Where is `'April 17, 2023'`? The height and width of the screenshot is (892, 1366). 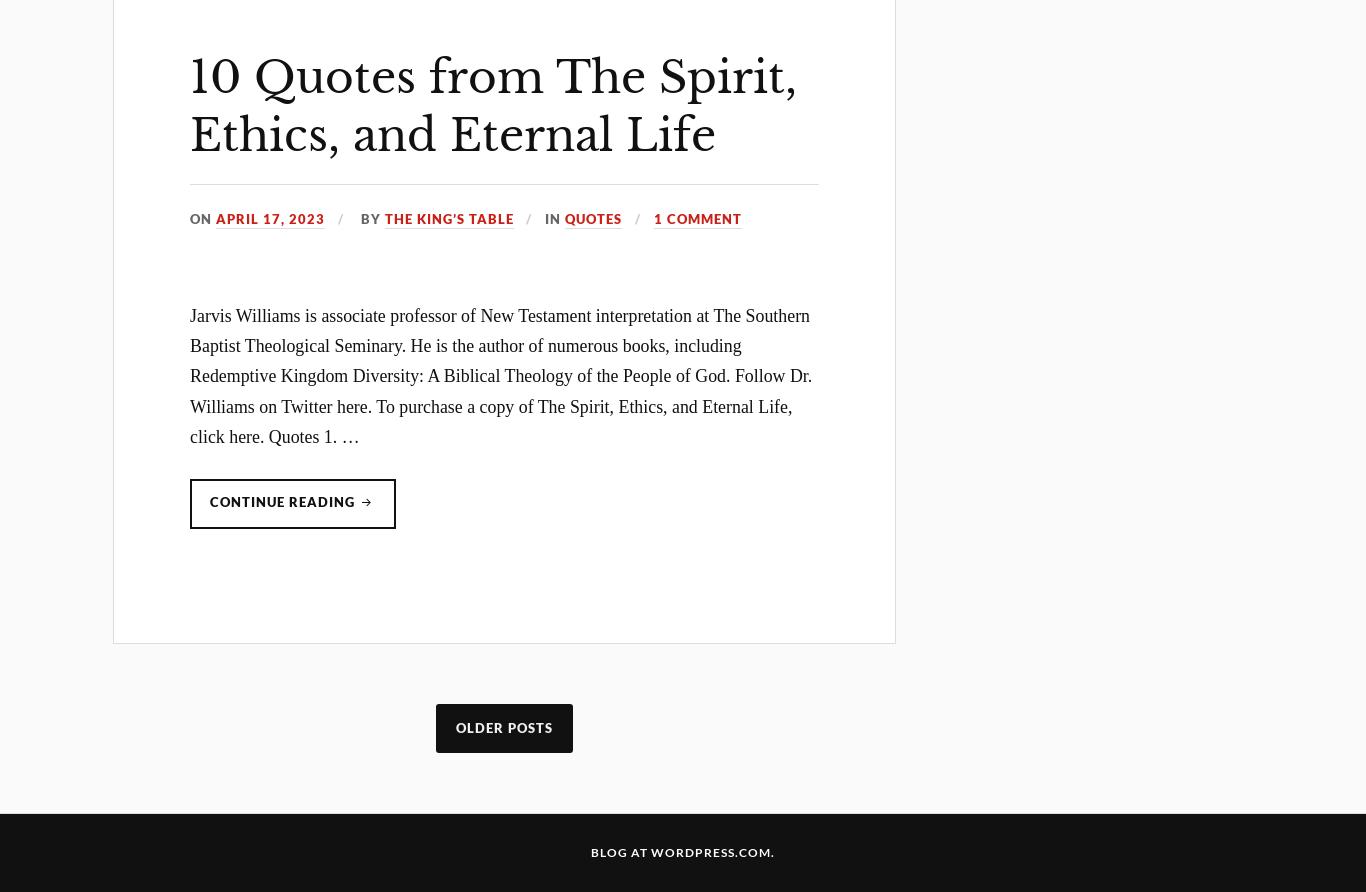
'April 17, 2023' is located at coordinates (270, 217).